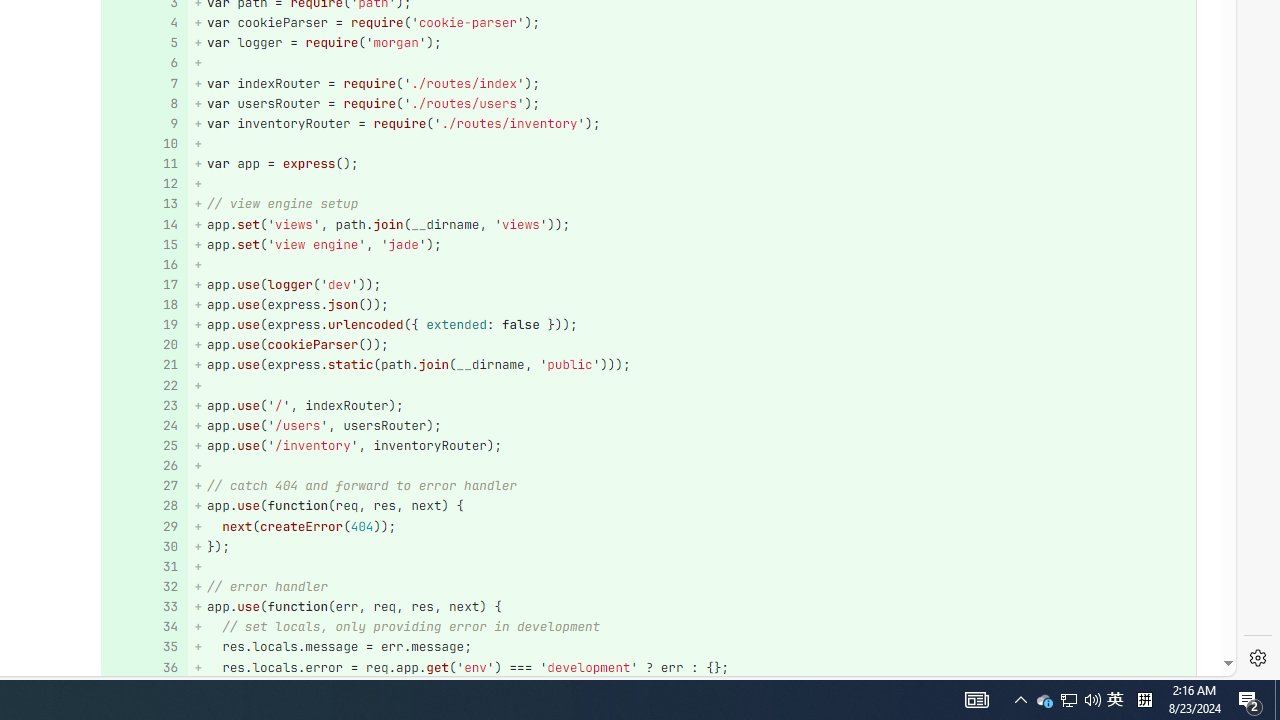  What do you see at coordinates (141, 143) in the screenshot?
I see `'10'` at bounding box center [141, 143].